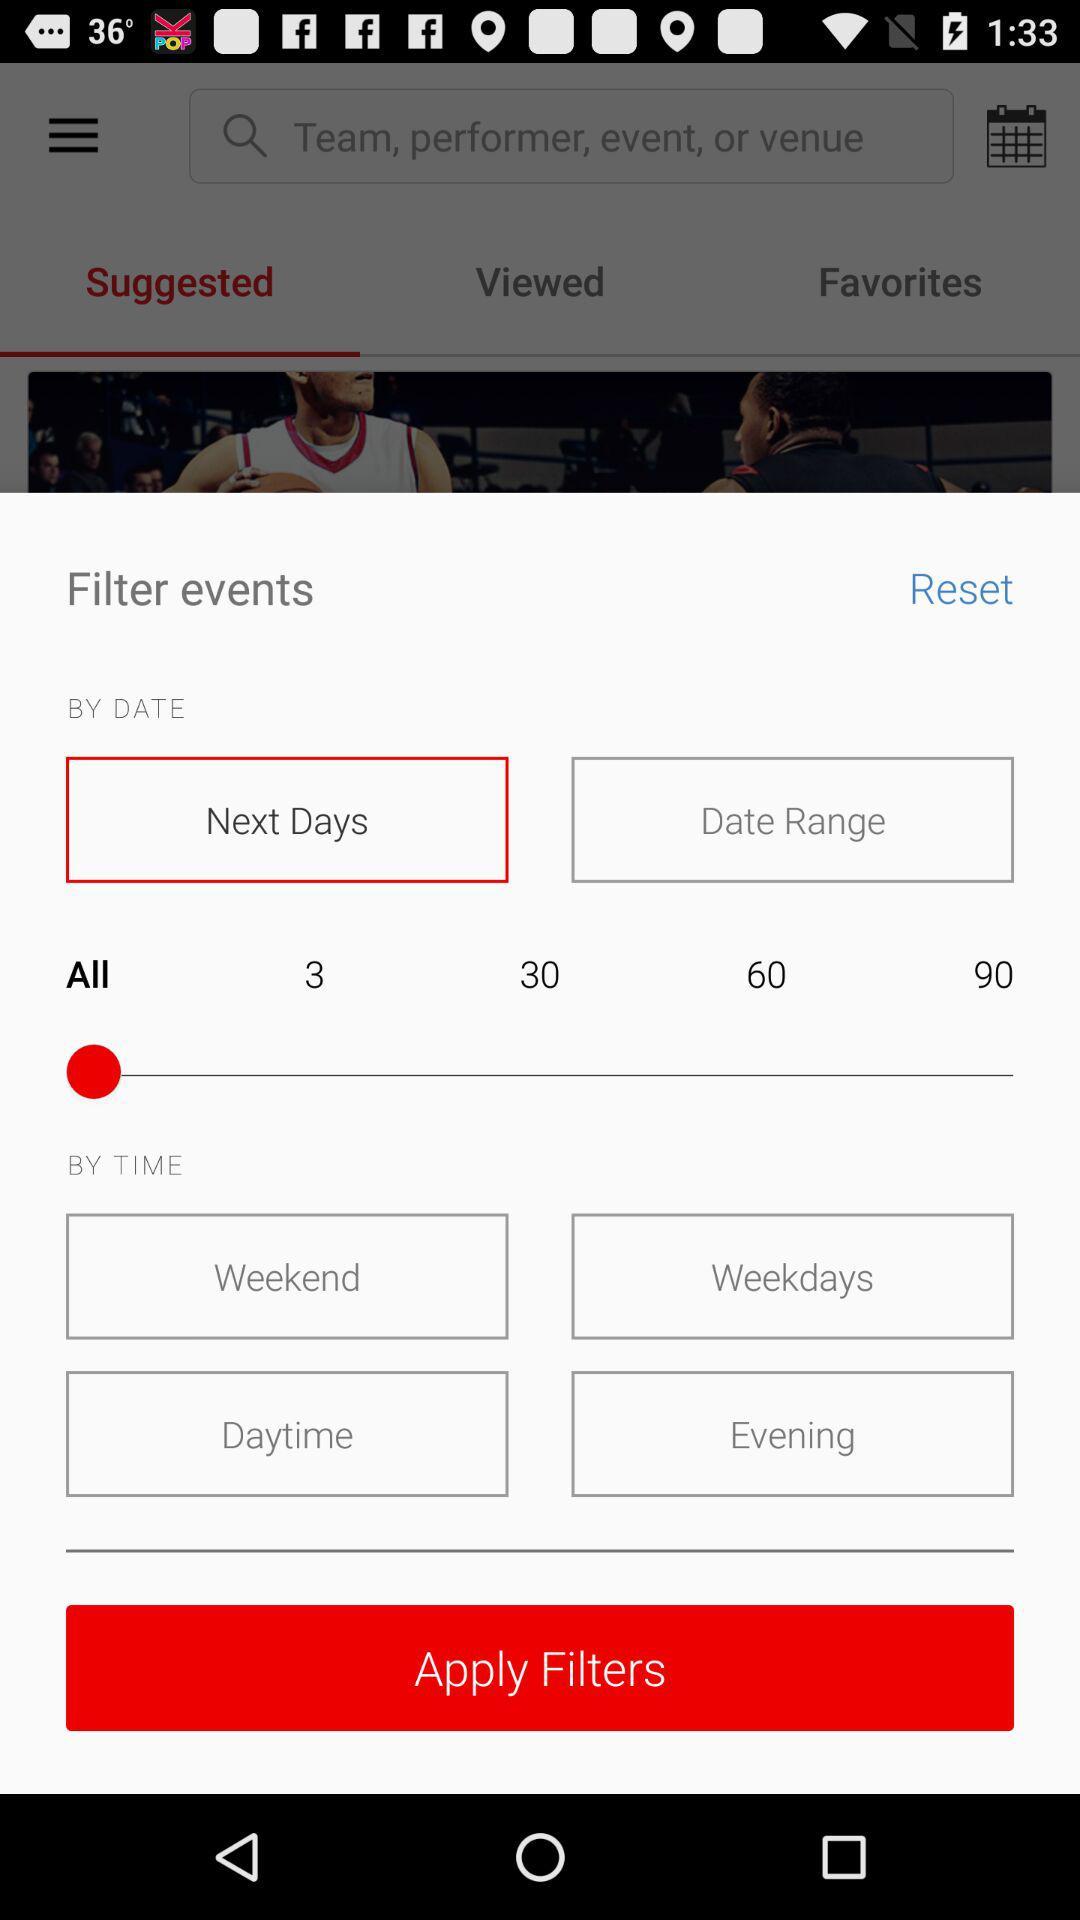 The width and height of the screenshot is (1080, 1920). What do you see at coordinates (791, 819) in the screenshot?
I see `the icon above 30 icon` at bounding box center [791, 819].